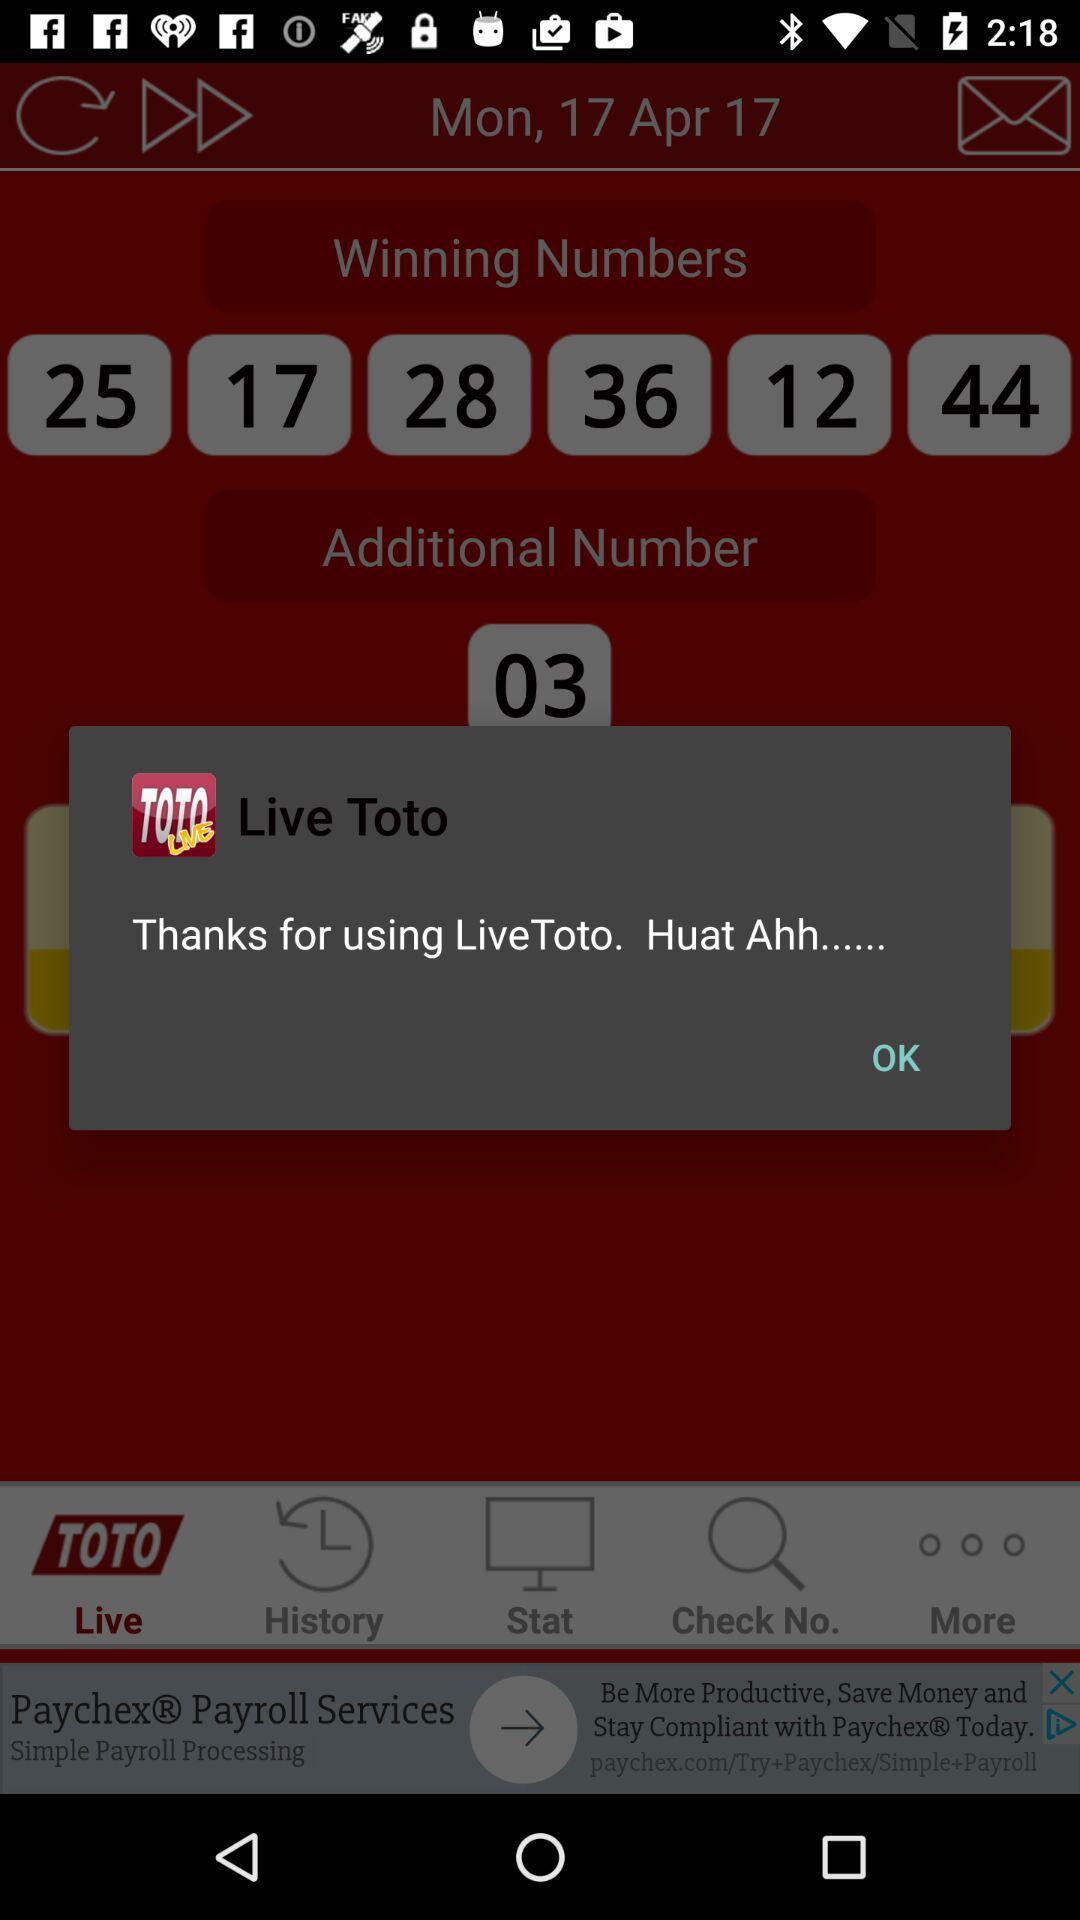  What do you see at coordinates (64, 114) in the screenshot?
I see `the refresh icon` at bounding box center [64, 114].